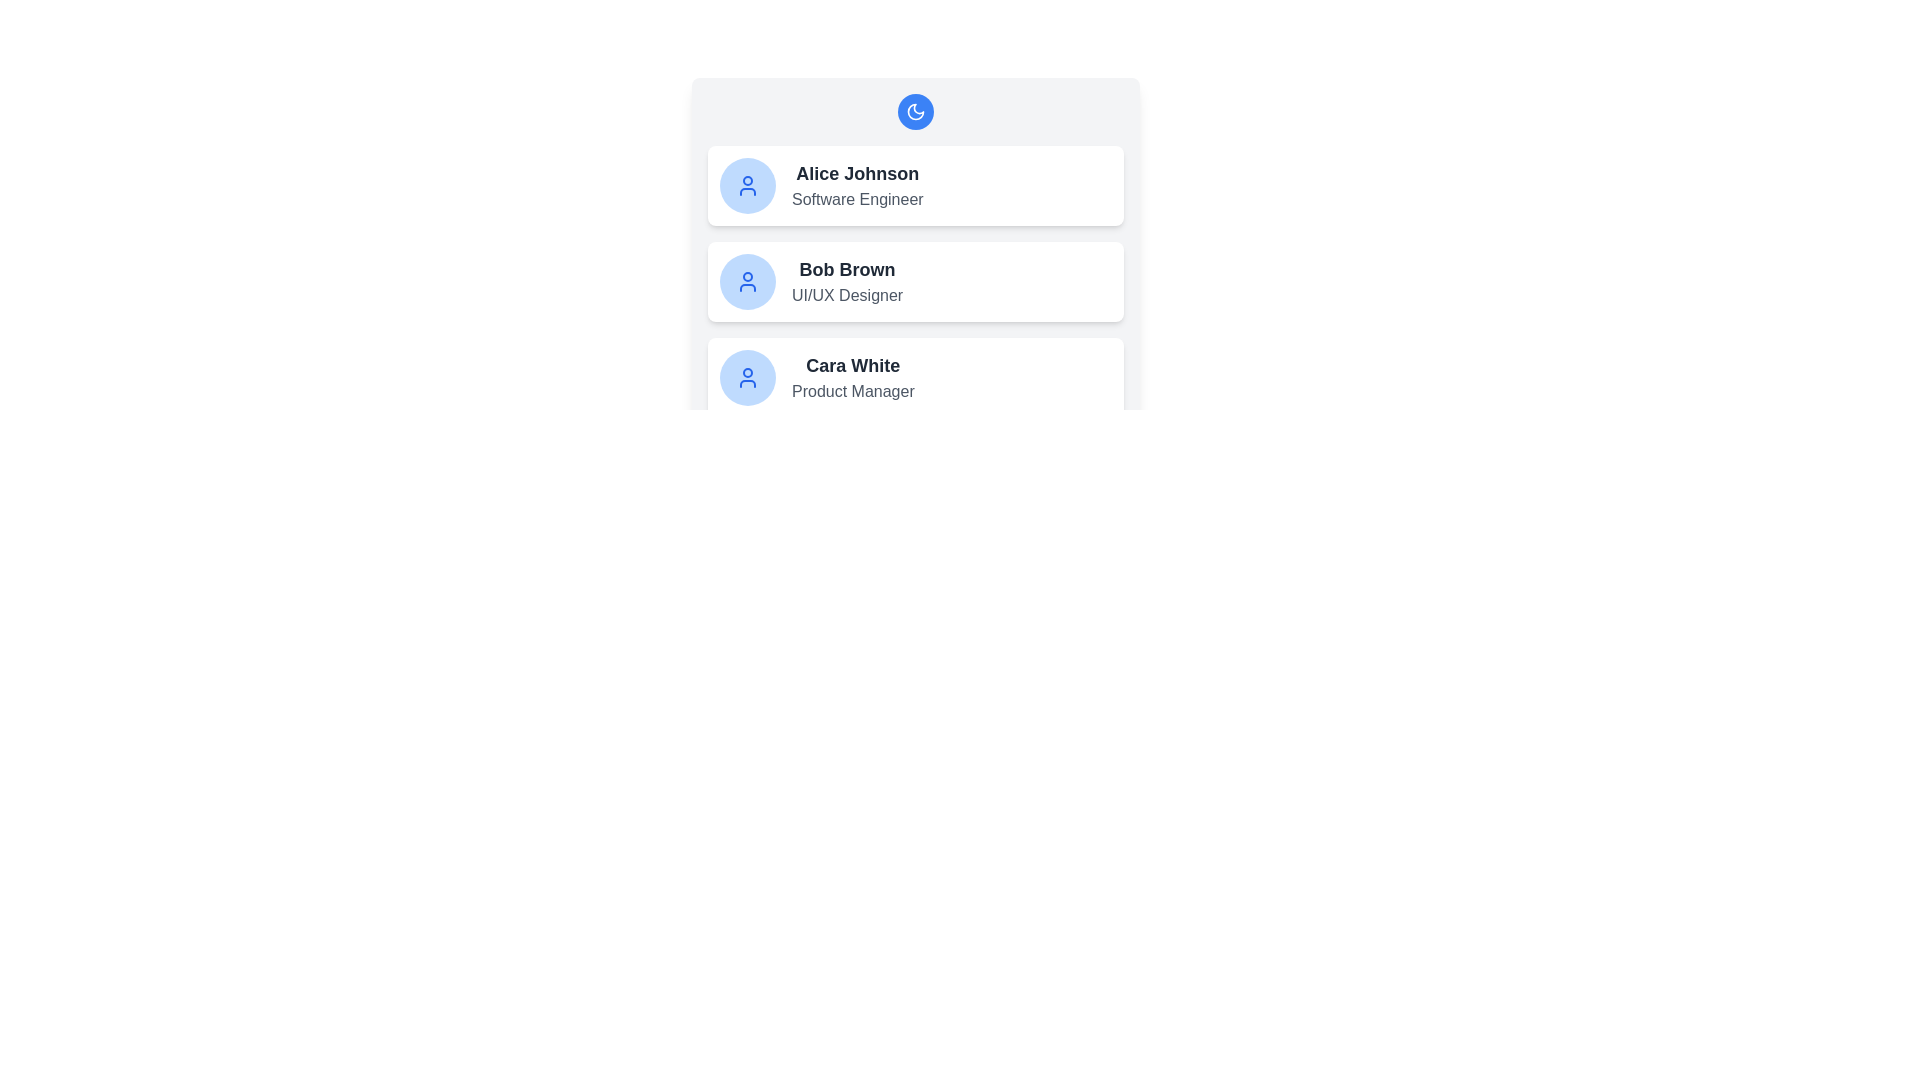 The width and height of the screenshot is (1920, 1080). What do you see at coordinates (847, 296) in the screenshot?
I see `the 'UI/UX Designer' text label, which is styled in gray and positioned below the name 'Bob Brown' on the second user profile card` at bounding box center [847, 296].